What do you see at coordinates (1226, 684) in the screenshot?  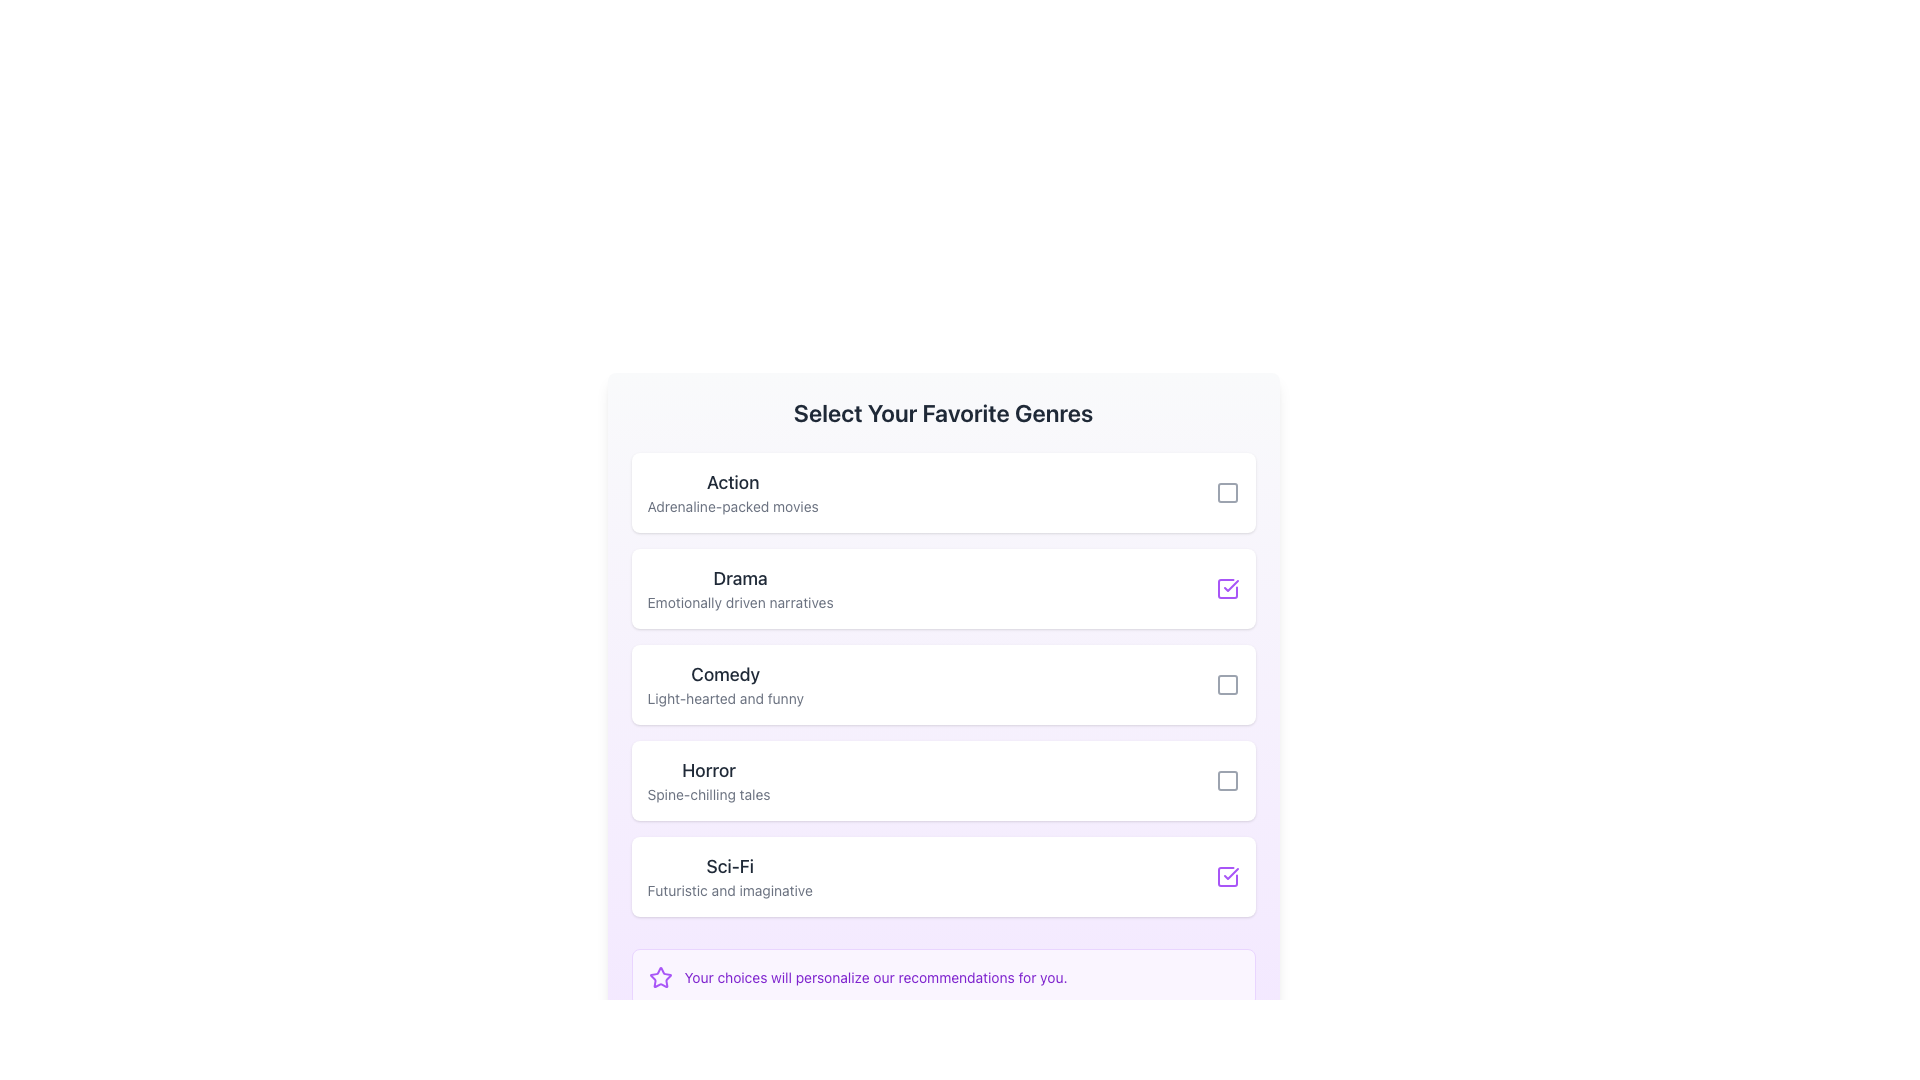 I see `the checkbox element located to the right of the text 'Comedy', which is the third element in a vertical stack of similar elements` at bounding box center [1226, 684].